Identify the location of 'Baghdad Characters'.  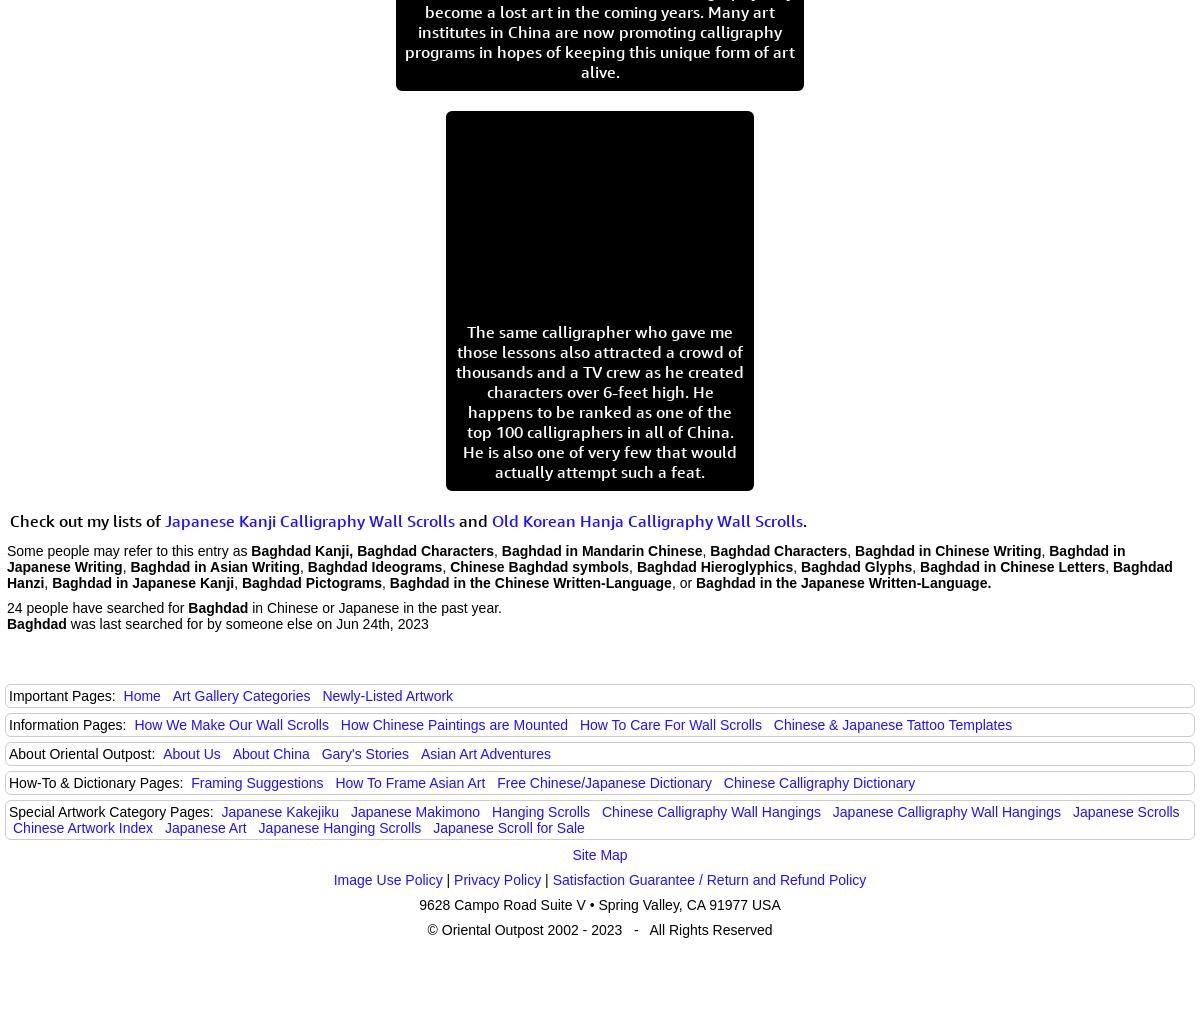
(710, 550).